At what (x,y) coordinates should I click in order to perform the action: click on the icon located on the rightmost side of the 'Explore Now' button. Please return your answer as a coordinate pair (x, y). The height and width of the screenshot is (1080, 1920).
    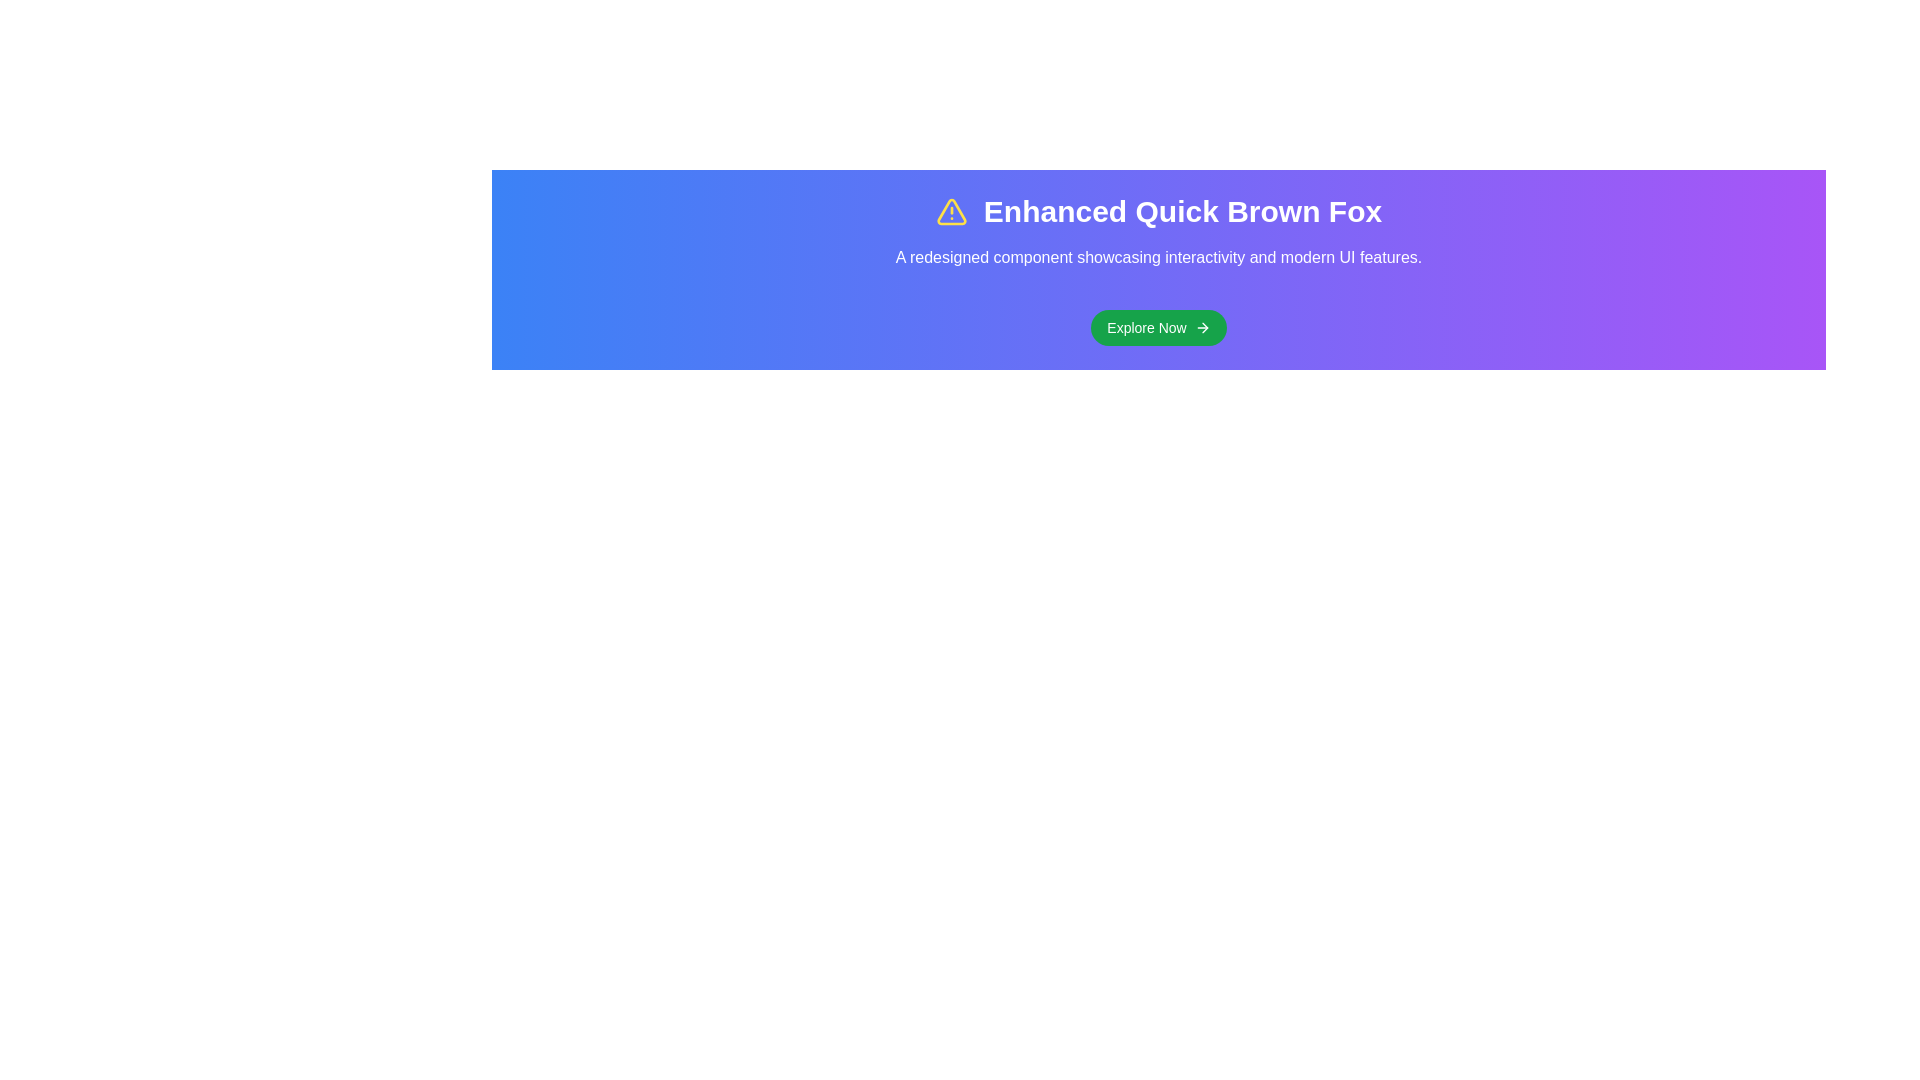
    Looking at the image, I should click on (1201, 326).